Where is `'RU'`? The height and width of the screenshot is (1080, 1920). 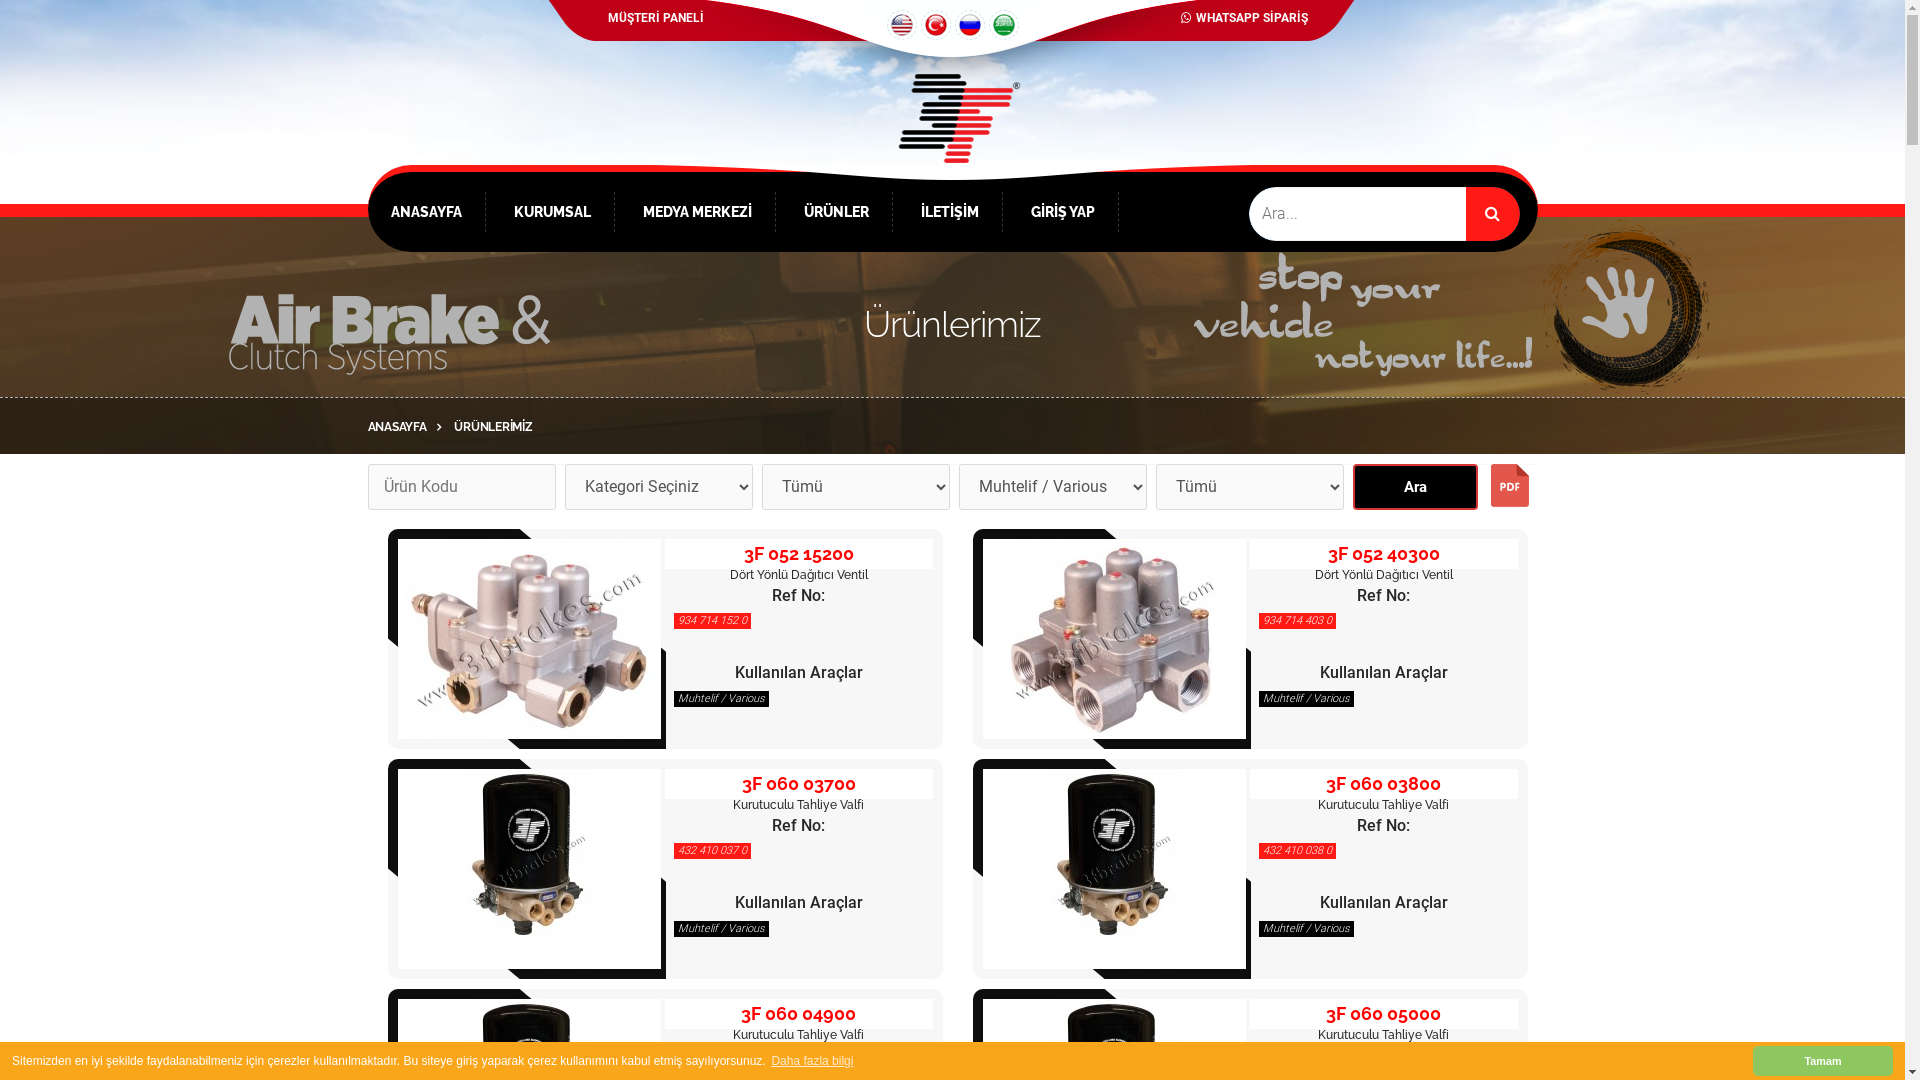
'RU' is located at coordinates (969, 24).